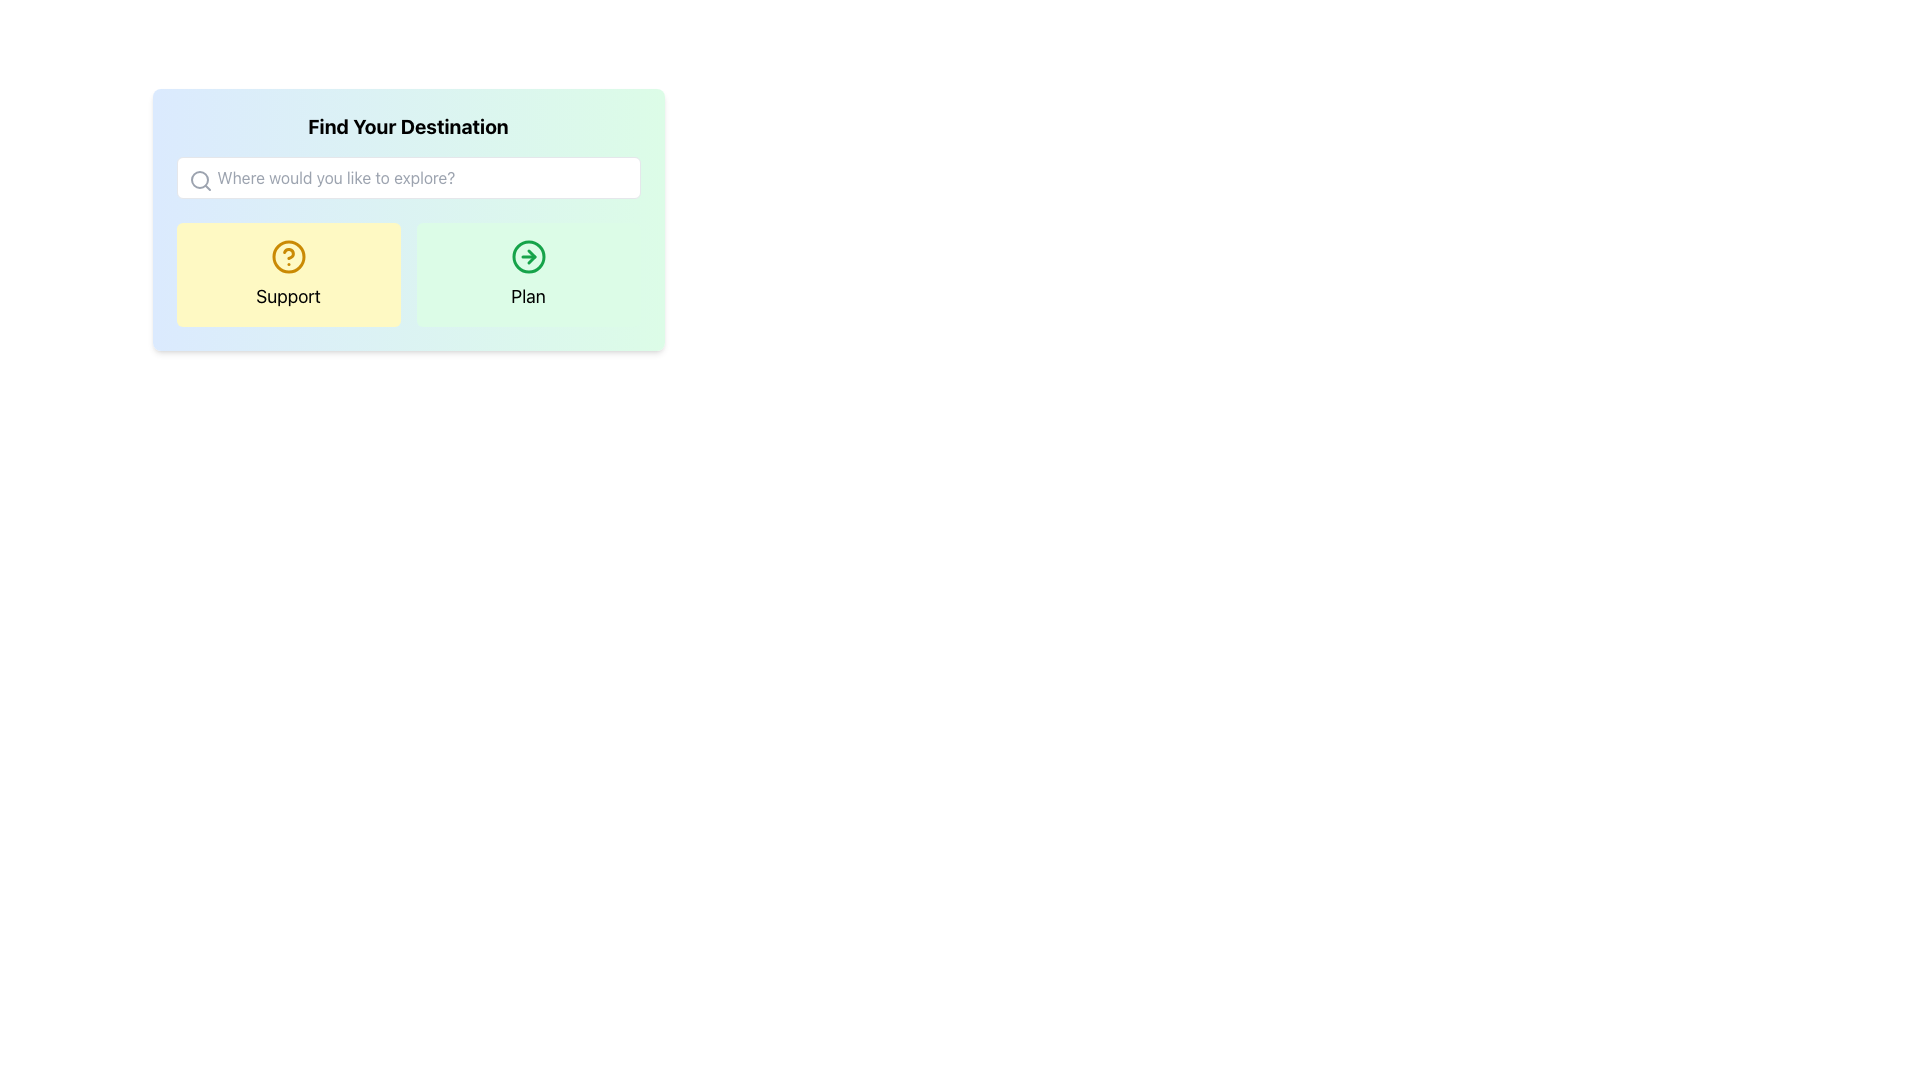 This screenshot has height=1080, width=1920. What do you see at coordinates (528, 256) in the screenshot?
I see `the central icon representing the 'Plan' section` at bounding box center [528, 256].